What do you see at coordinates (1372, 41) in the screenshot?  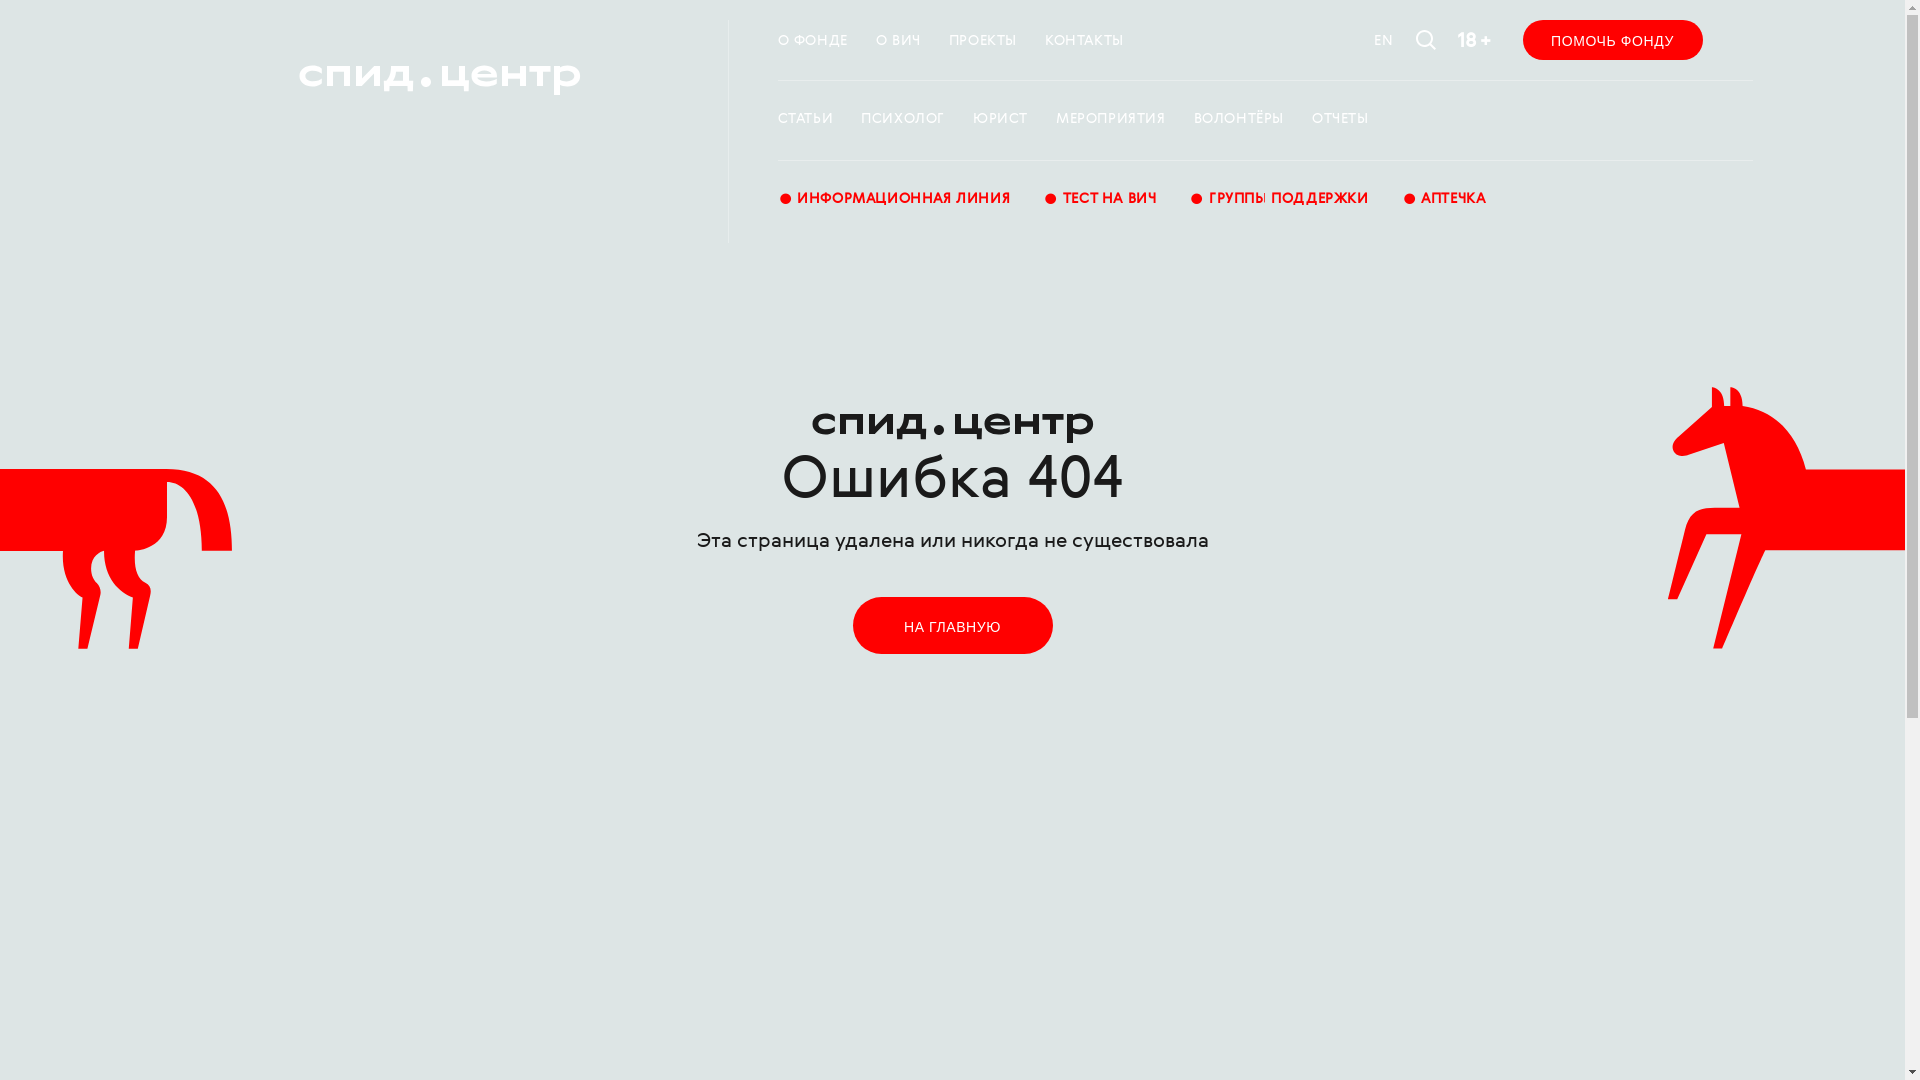 I see `'EN'` at bounding box center [1372, 41].